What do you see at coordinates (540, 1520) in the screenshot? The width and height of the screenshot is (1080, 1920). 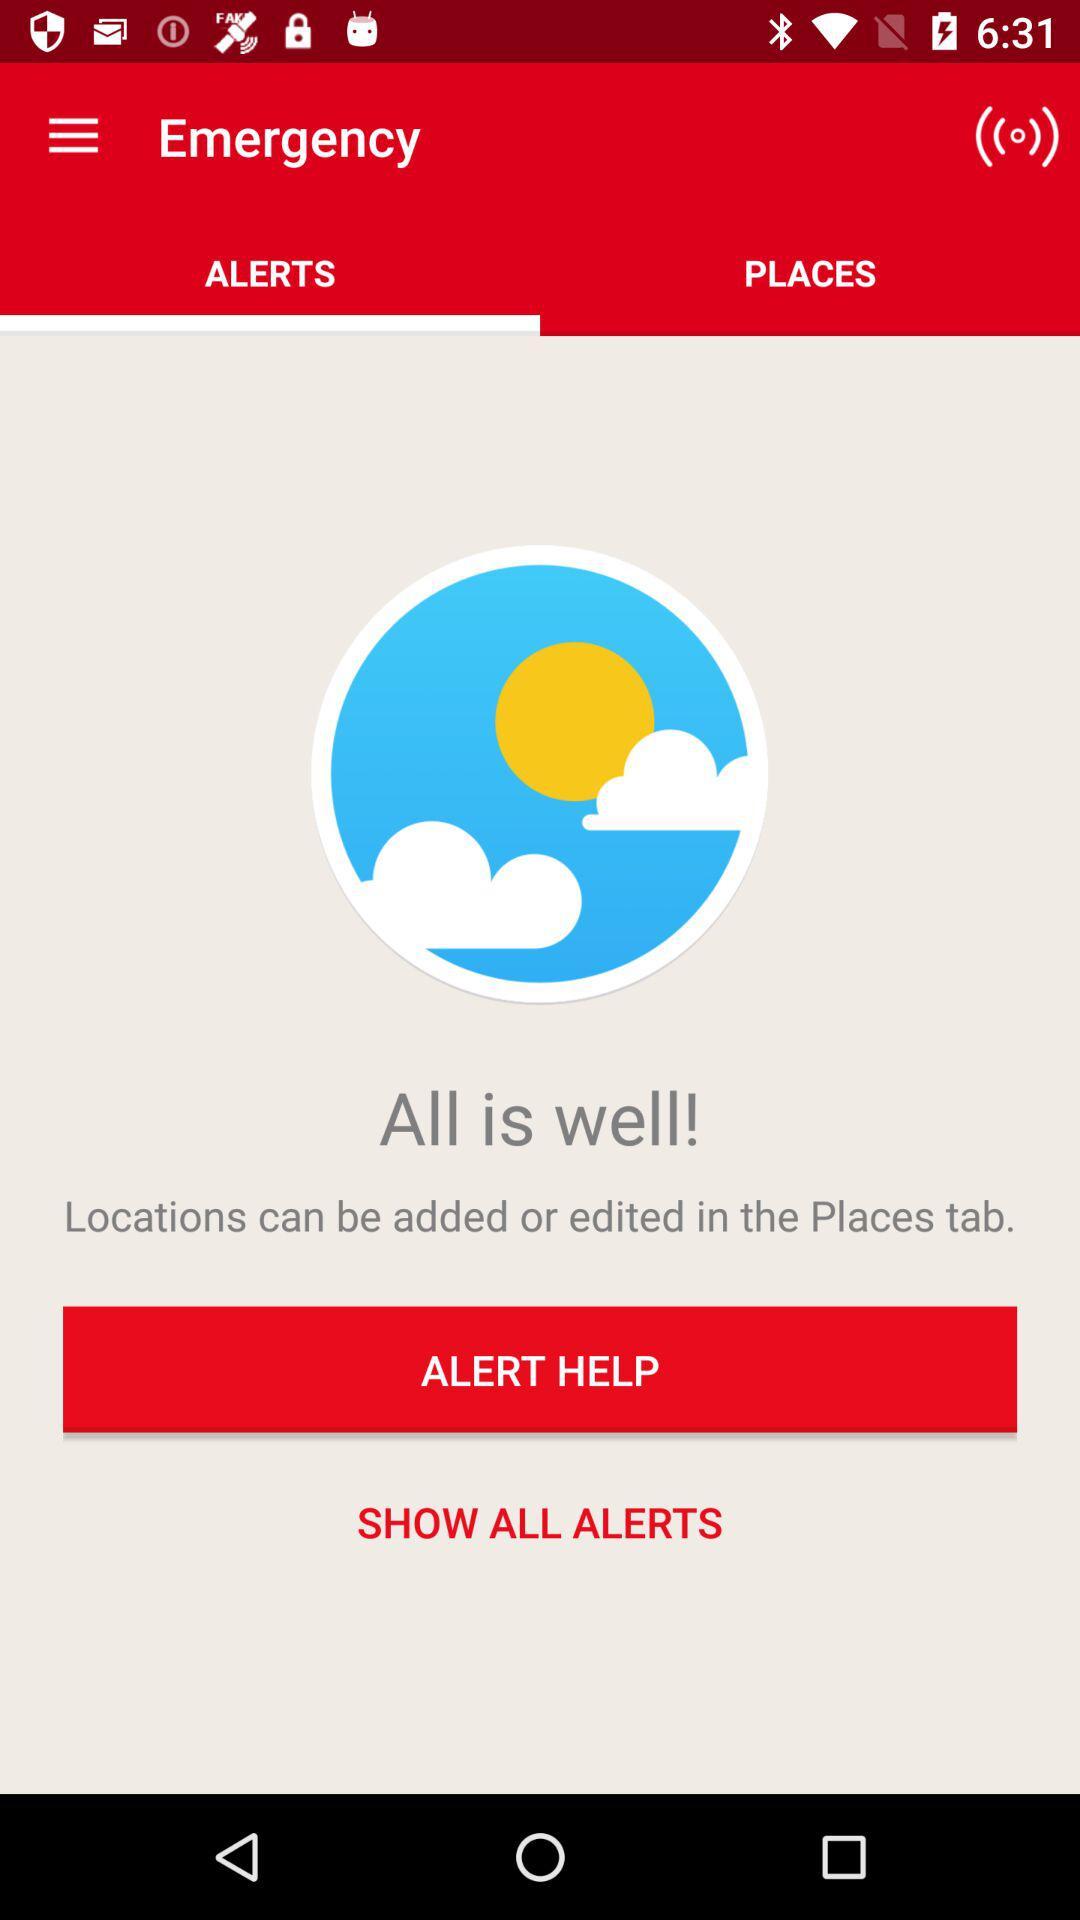 I see `the show all alerts icon` at bounding box center [540, 1520].